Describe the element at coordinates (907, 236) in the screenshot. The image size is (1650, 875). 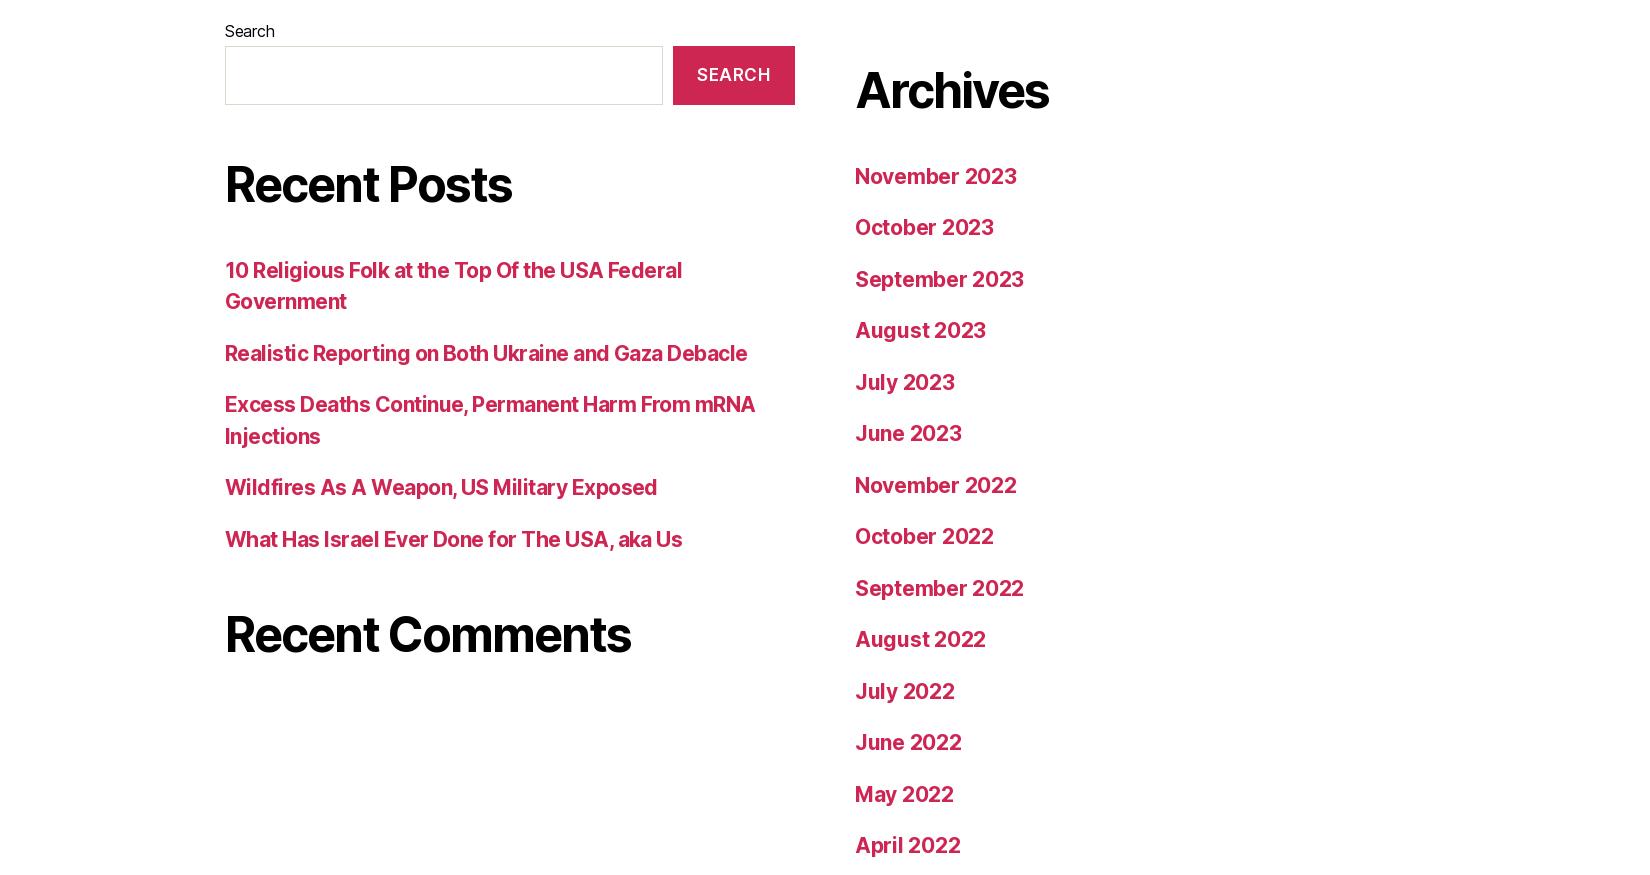
I see `'April 2022'` at that location.